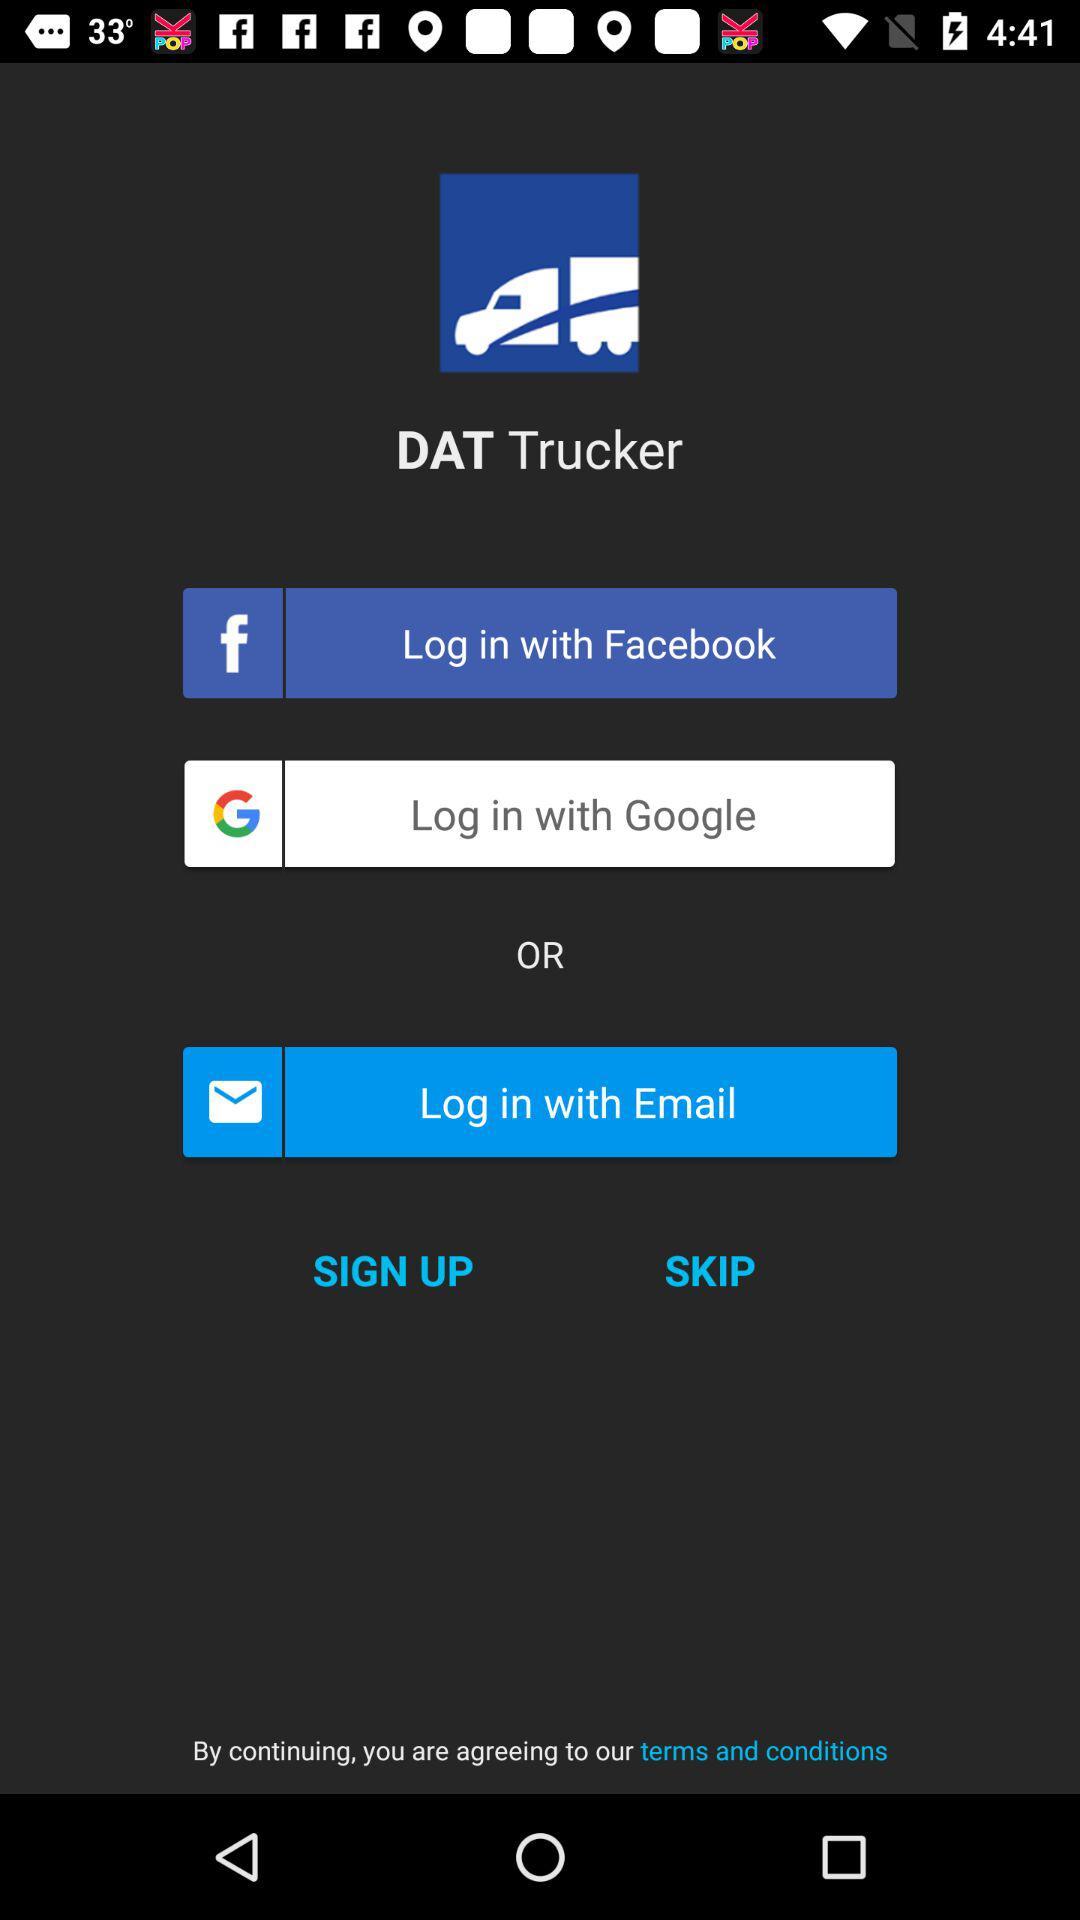 Image resolution: width=1080 pixels, height=1920 pixels. Describe the element at coordinates (709, 1269) in the screenshot. I see `skip icon` at that location.